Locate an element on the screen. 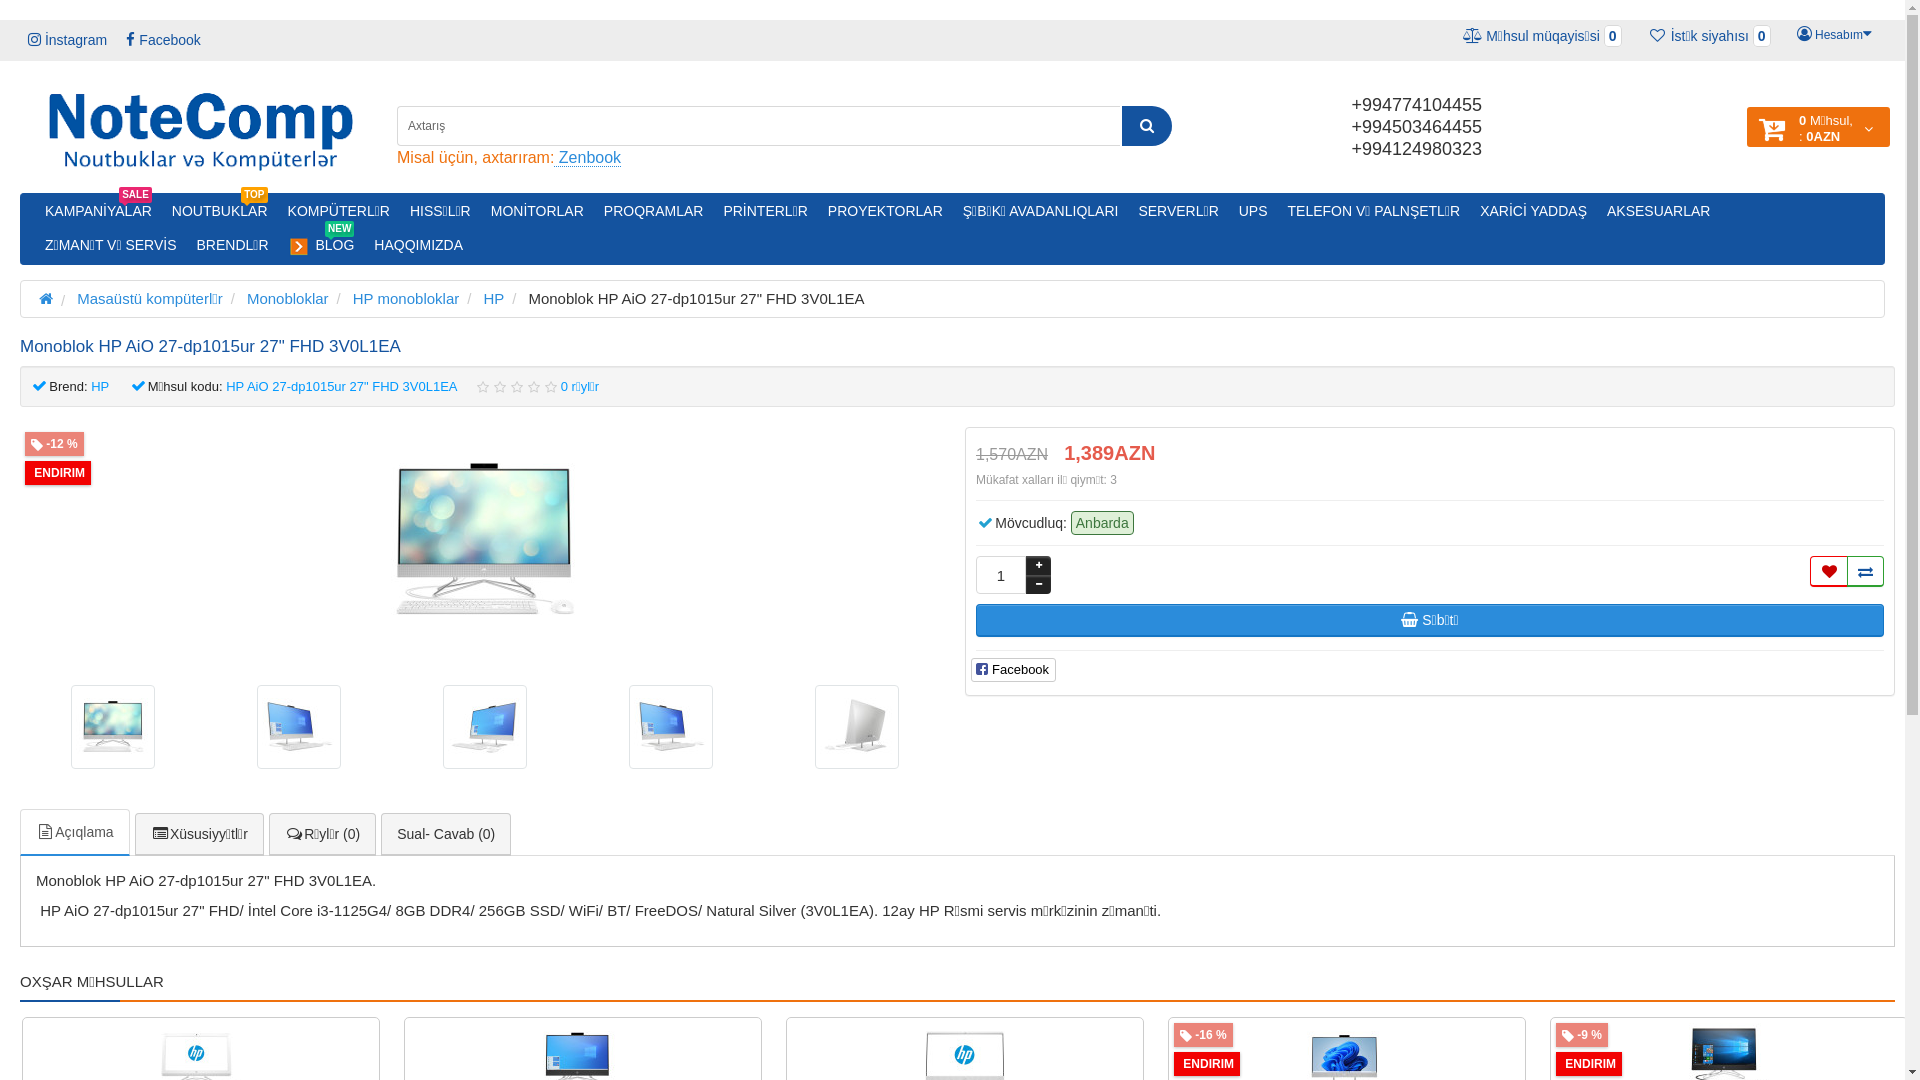 The height and width of the screenshot is (1080, 1920). 'TOP is located at coordinates (220, 211).